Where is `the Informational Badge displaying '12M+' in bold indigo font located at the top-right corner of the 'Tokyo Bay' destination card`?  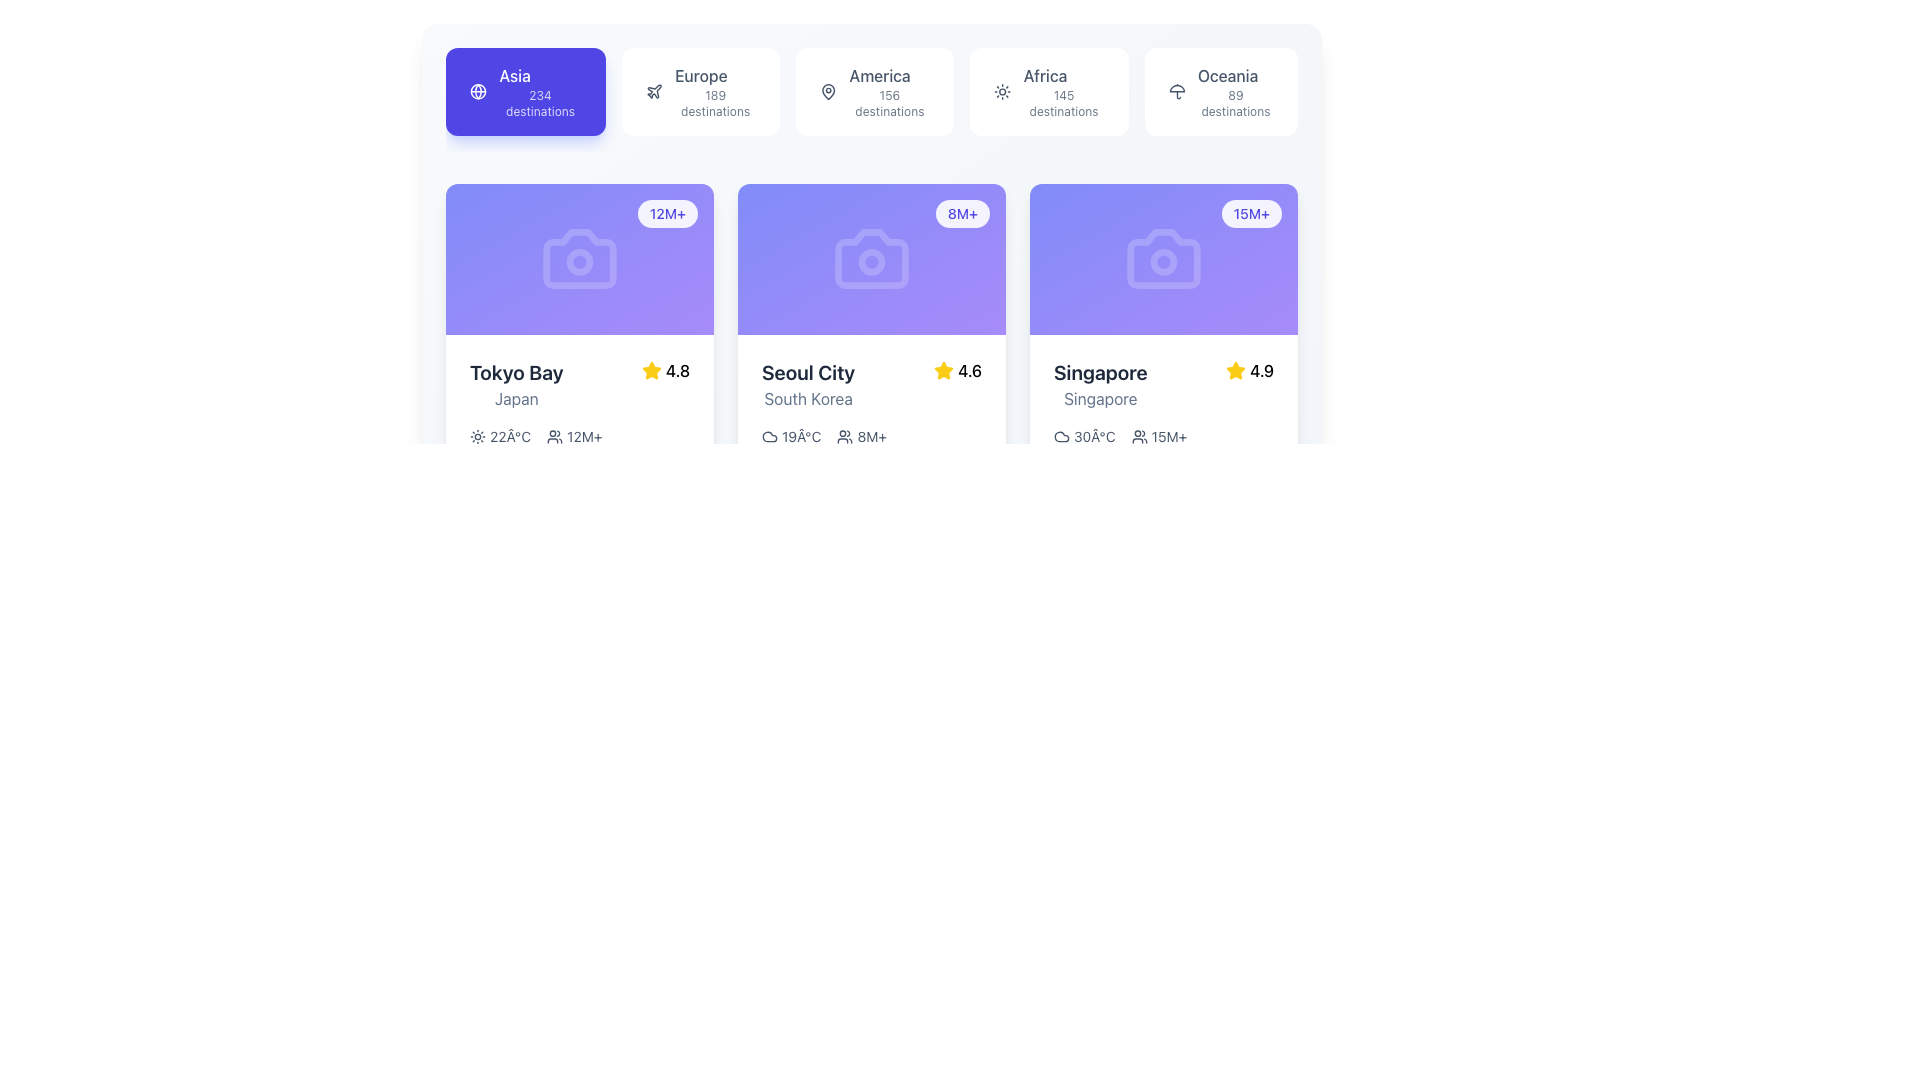 the Informational Badge displaying '12M+' in bold indigo font located at the top-right corner of the 'Tokyo Bay' destination card is located at coordinates (667, 213).